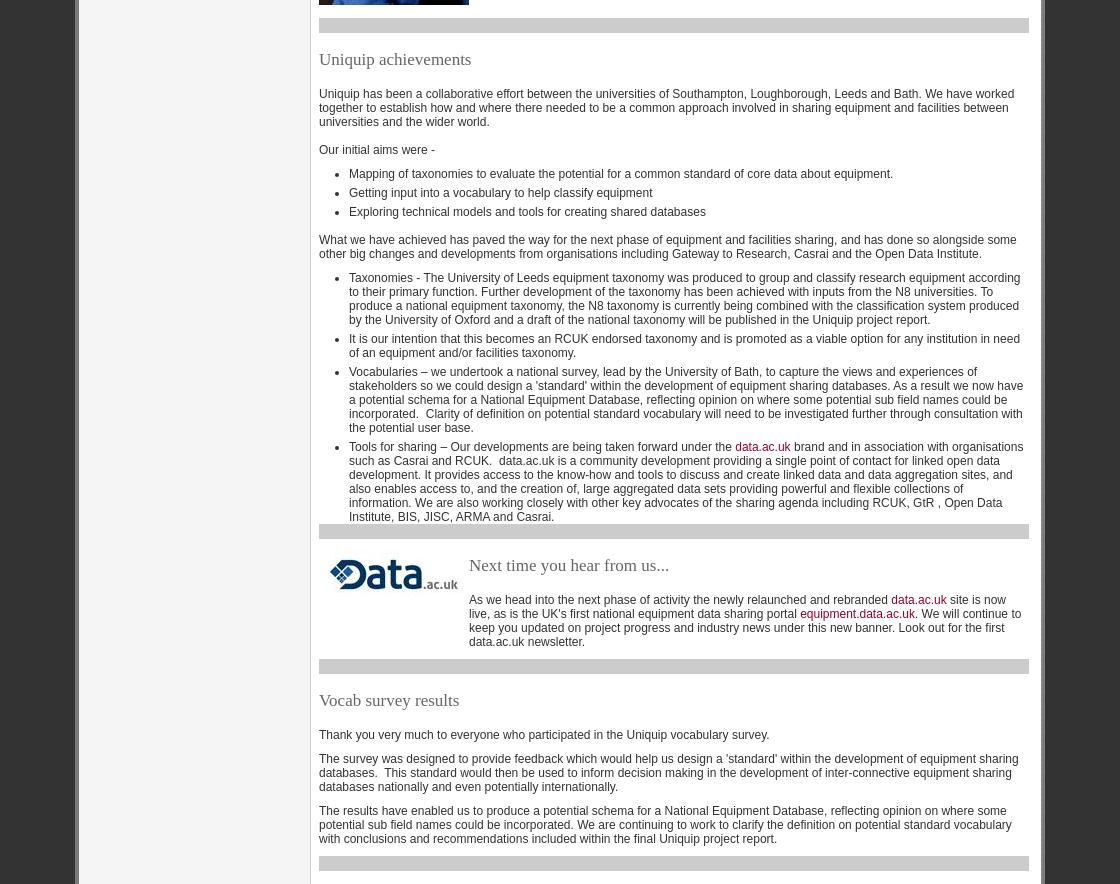 This screenshot has height=884, width=1120. What do you see at coordinates (348, 210) in the screenshot?
I see `'Exploring technical models and tools for creating shared databases'` at bounding box center [348, 210].